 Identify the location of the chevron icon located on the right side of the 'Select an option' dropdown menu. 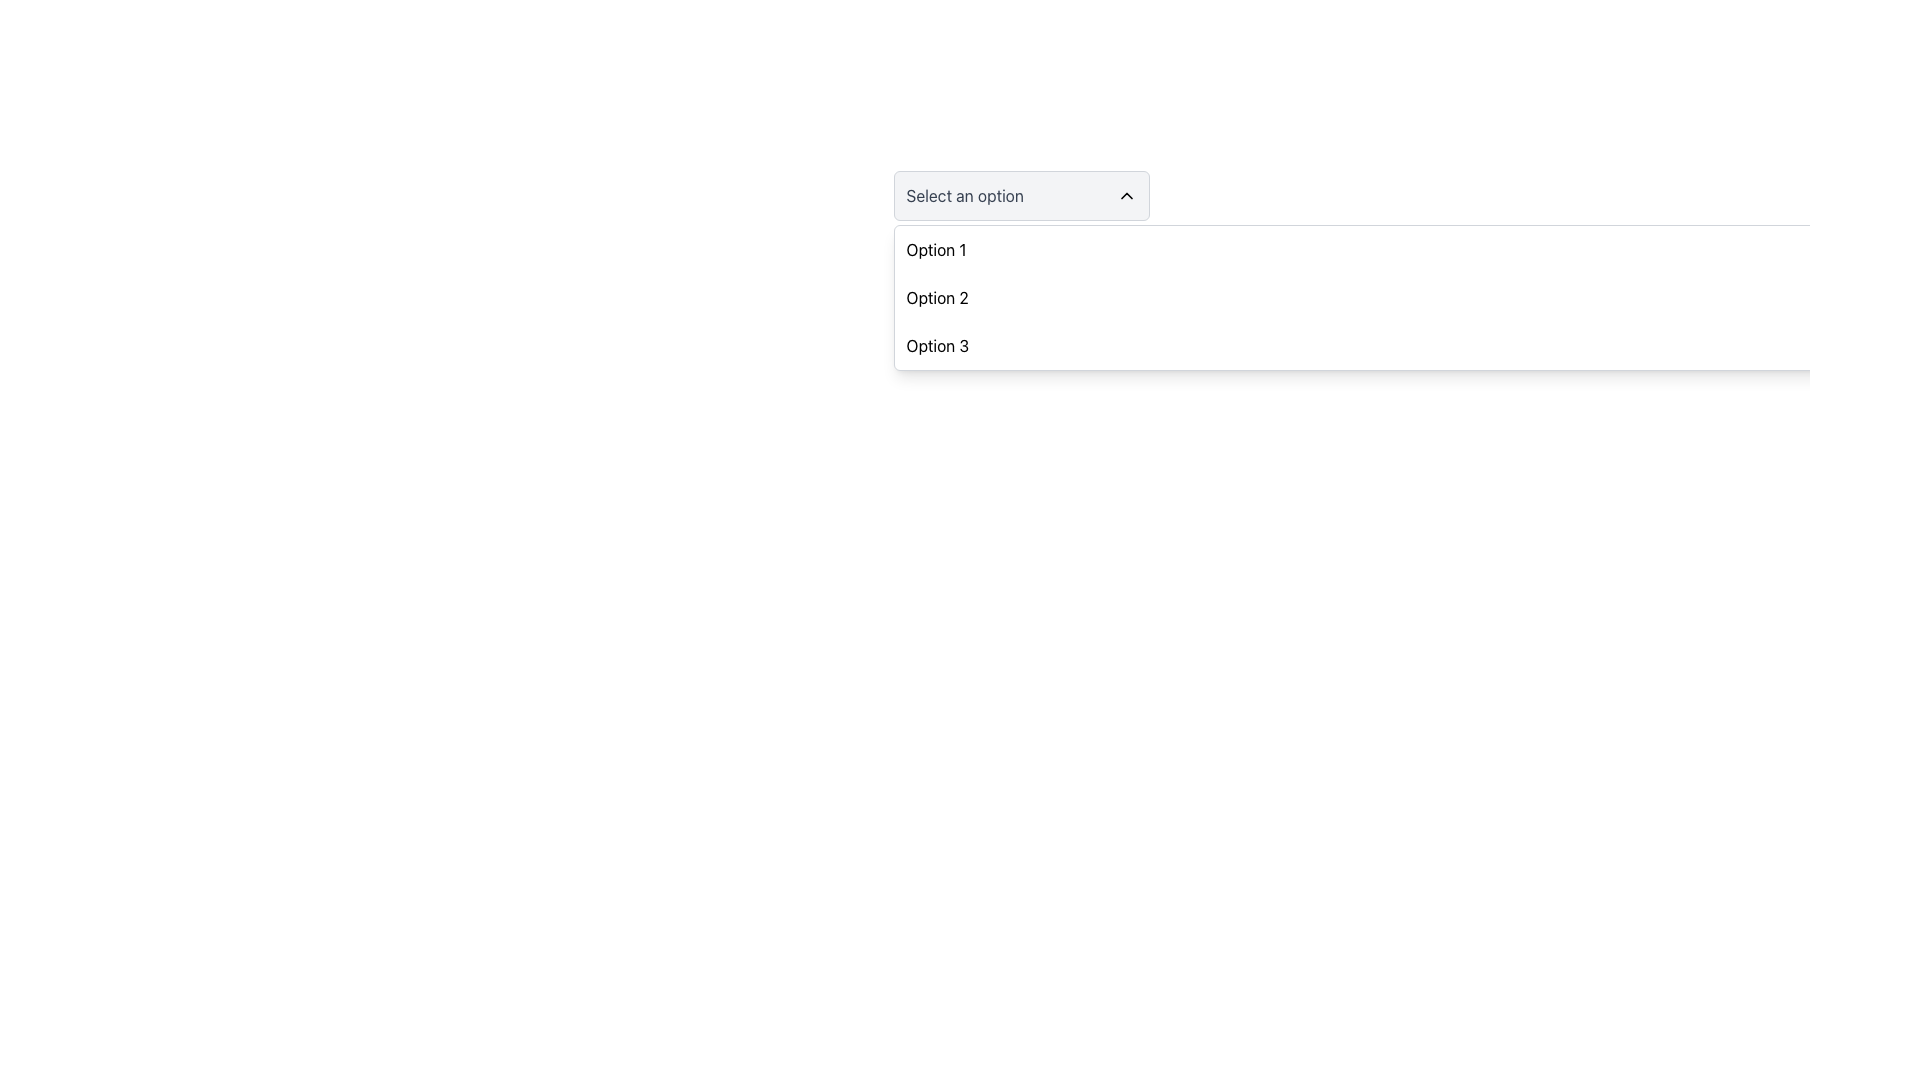
(1126, 196).